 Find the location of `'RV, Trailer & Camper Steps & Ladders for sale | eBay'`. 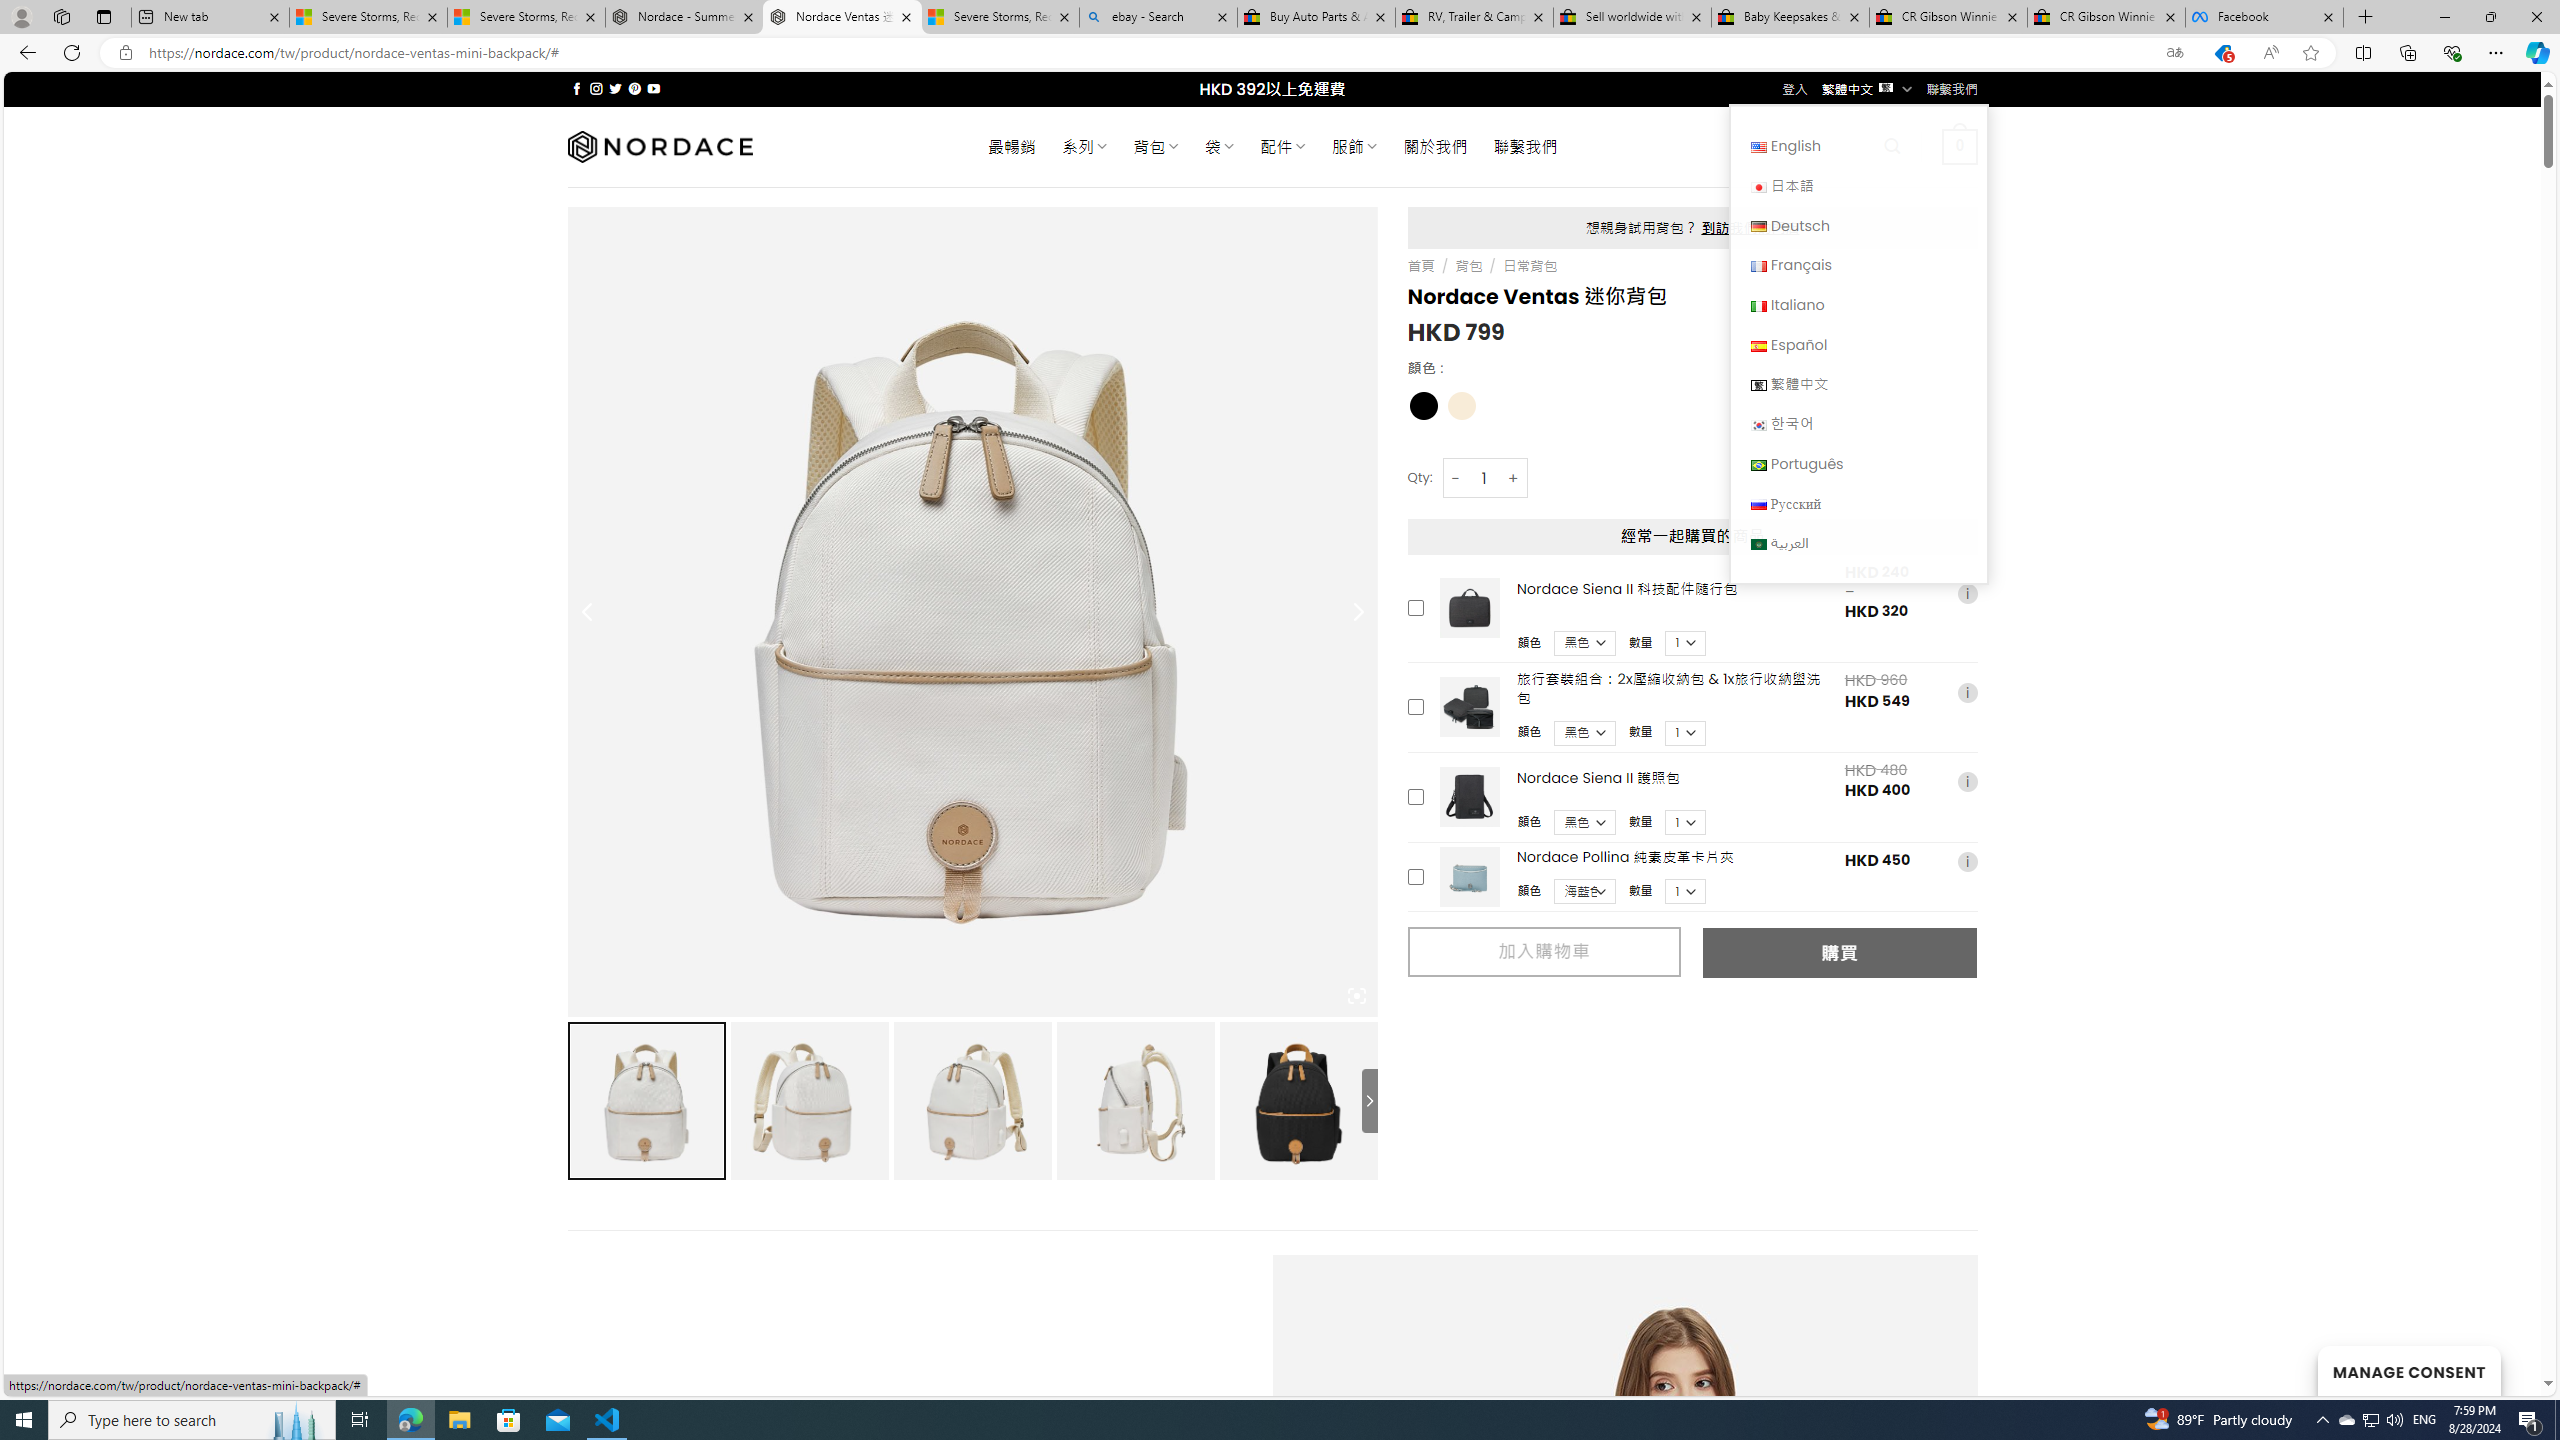

'RV, Trailer & Camper Steps & Ladders for sale | eBay' is located at coordinates (1473, 16).